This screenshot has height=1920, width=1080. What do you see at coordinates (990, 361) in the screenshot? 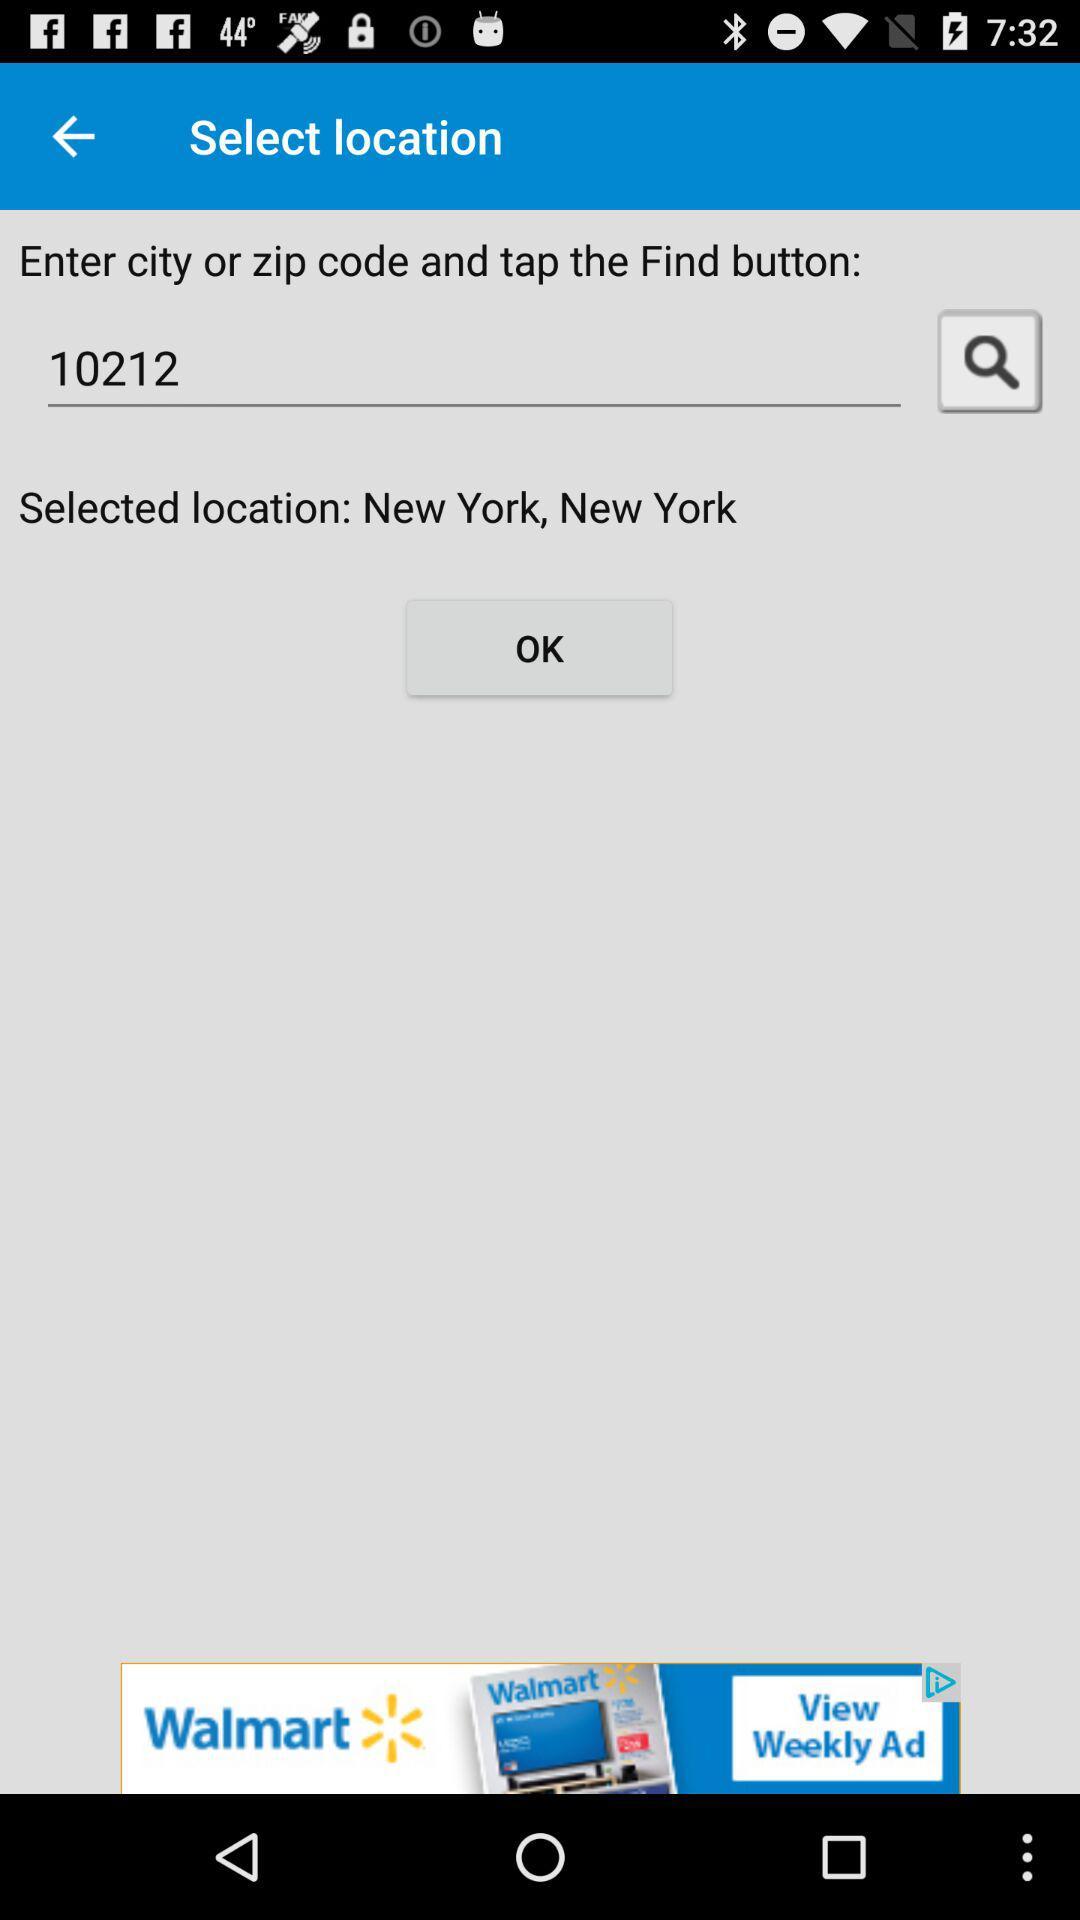
I see `search for location` at bounding box center [990, 361].